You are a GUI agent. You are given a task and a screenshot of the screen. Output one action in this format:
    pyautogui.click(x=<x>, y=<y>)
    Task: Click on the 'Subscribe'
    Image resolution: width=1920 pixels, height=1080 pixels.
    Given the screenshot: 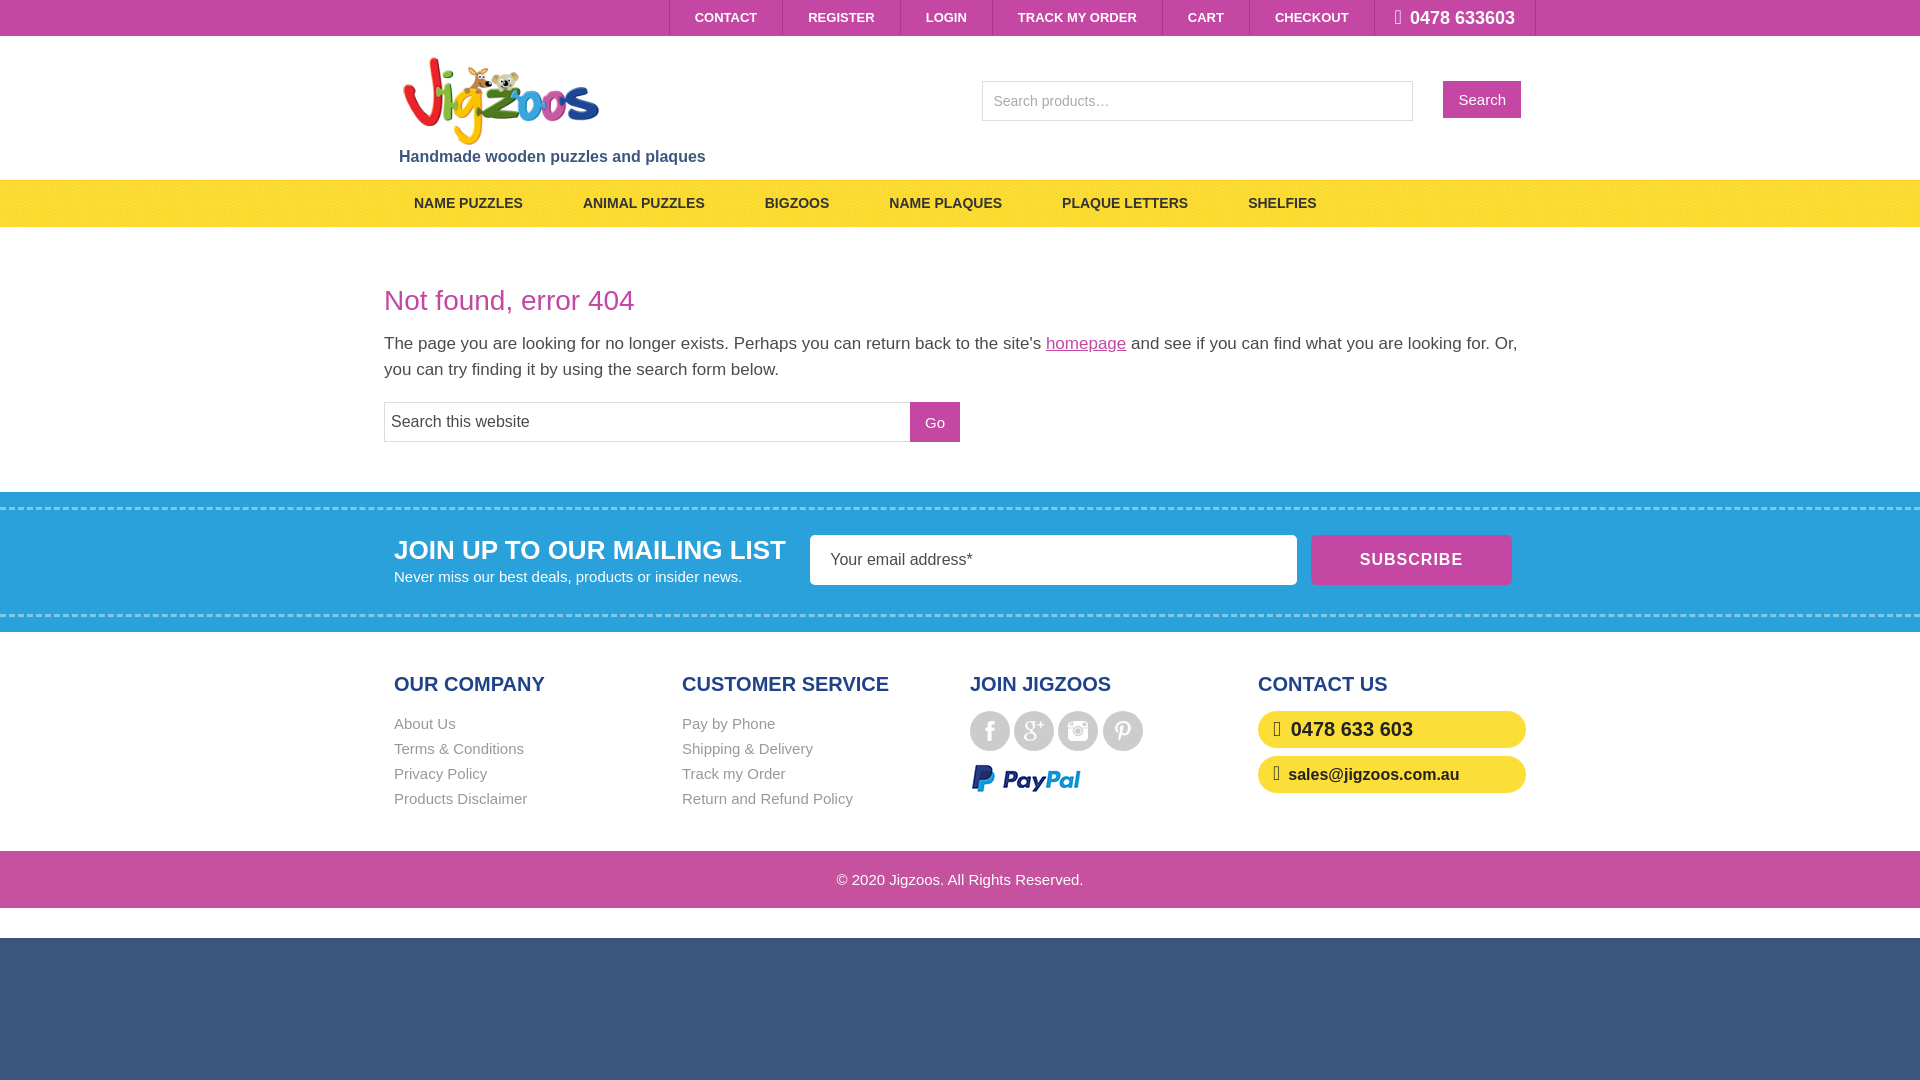 What is the action you would take?
    pyautogui.click(x=1410, y=559)
    